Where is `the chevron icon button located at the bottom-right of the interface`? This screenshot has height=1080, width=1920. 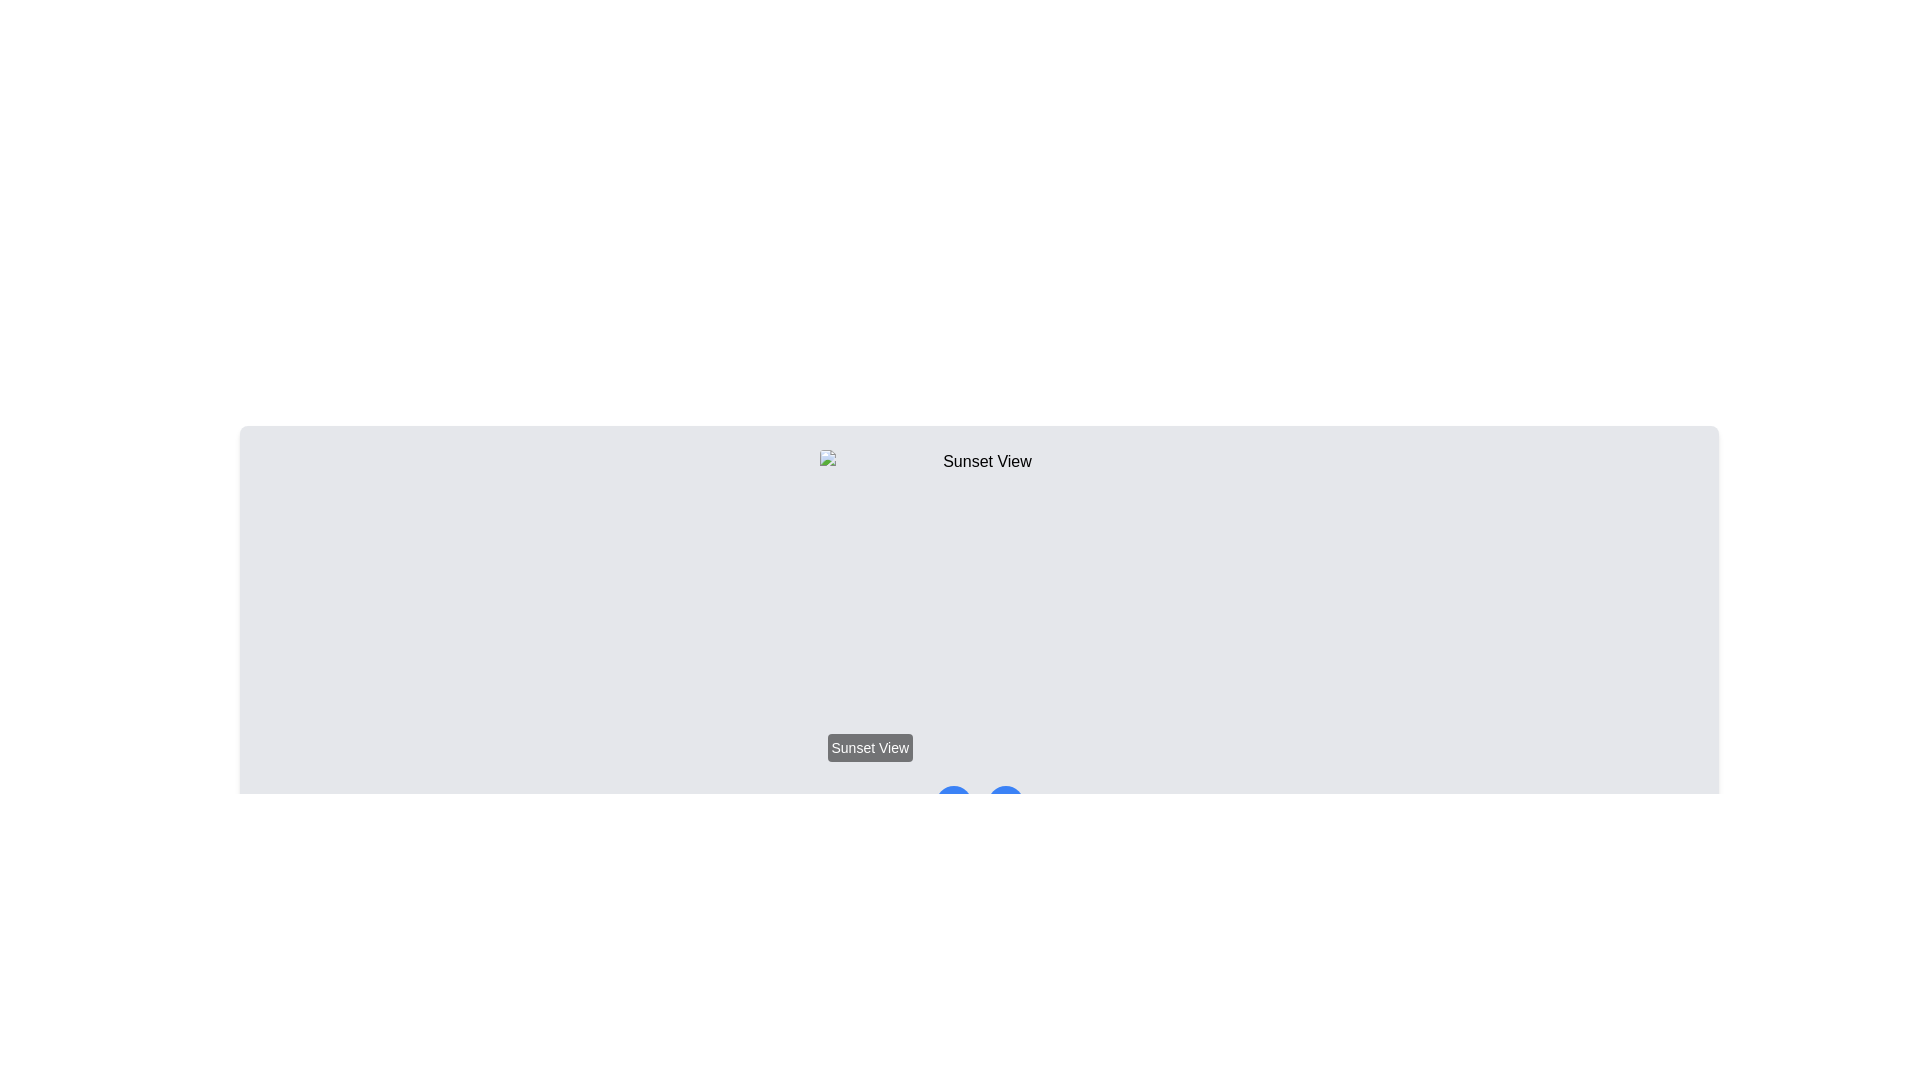 the chevron icon button located at the bottom-right of the interface is located at coordinates (1005, 802).